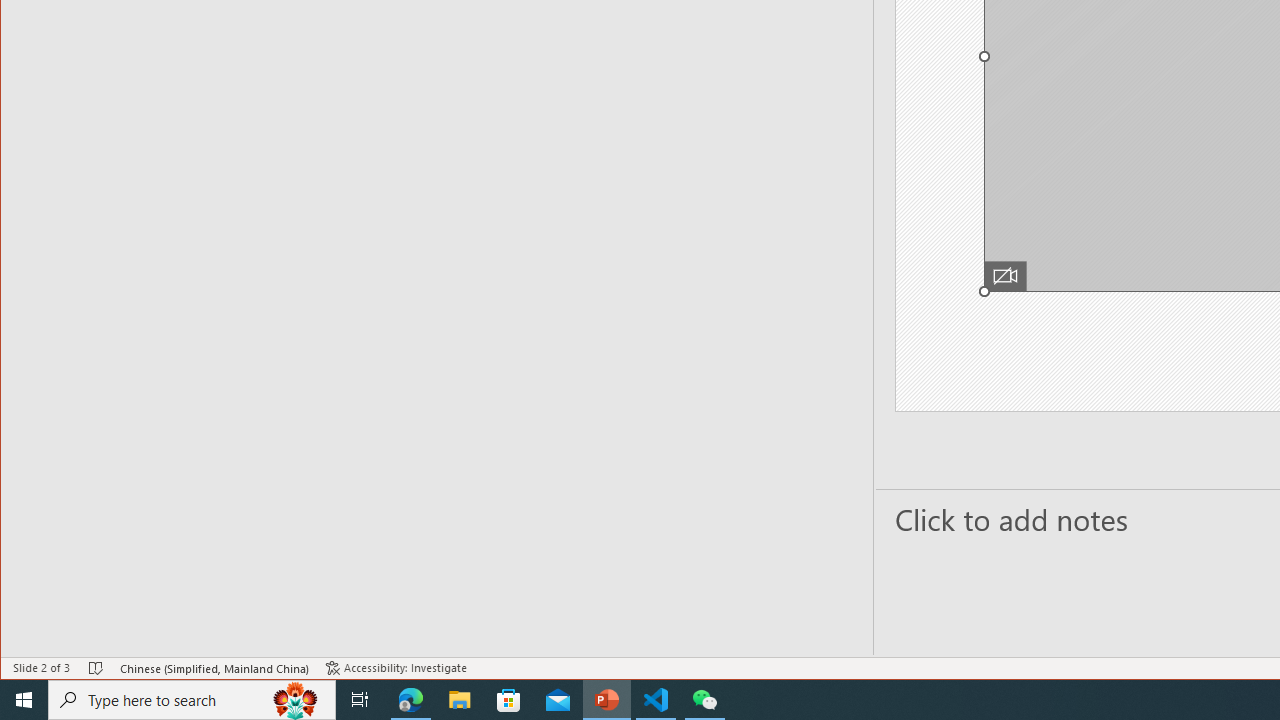 This screenshot has height=720, width=1280. Describe the element at coordinates (509, 698) in the screenshot. I see `'Microsoft Store'` at that location.